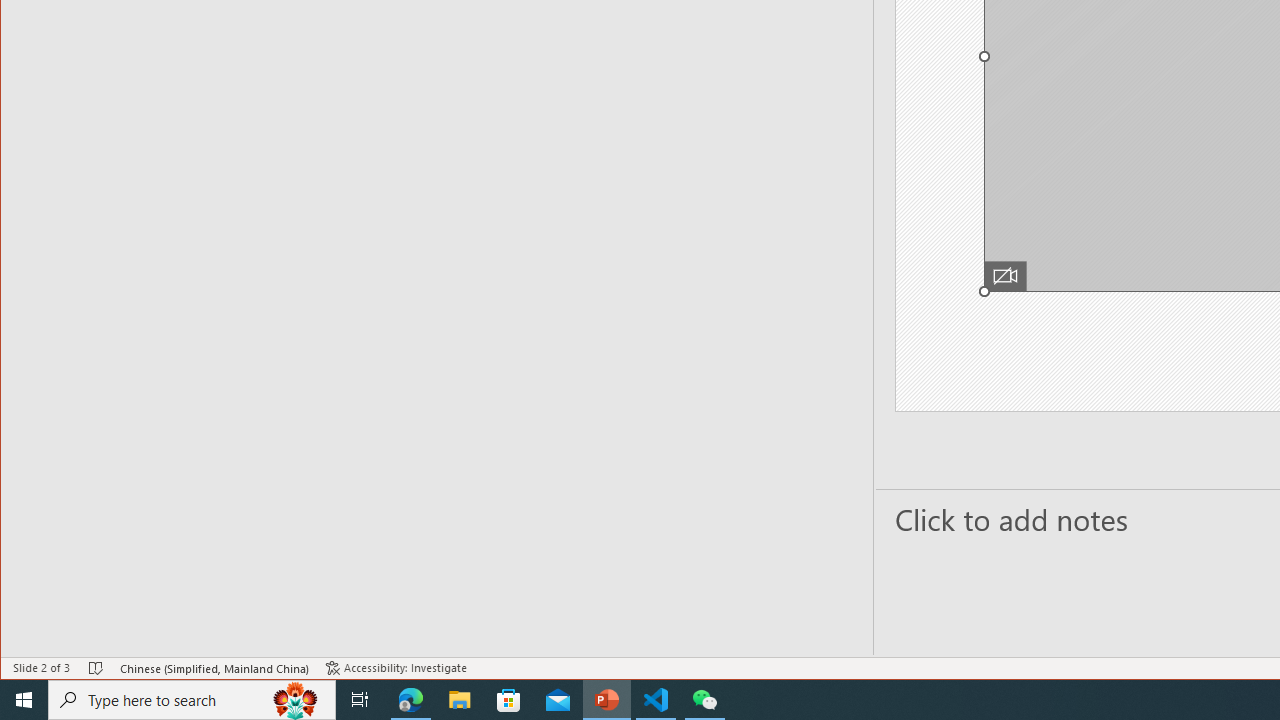 This screenshot has height=720, width=1280. Describe the element at coordinates (509, 698) in the screenshot. I see `'Microsoft Store'` at that location.